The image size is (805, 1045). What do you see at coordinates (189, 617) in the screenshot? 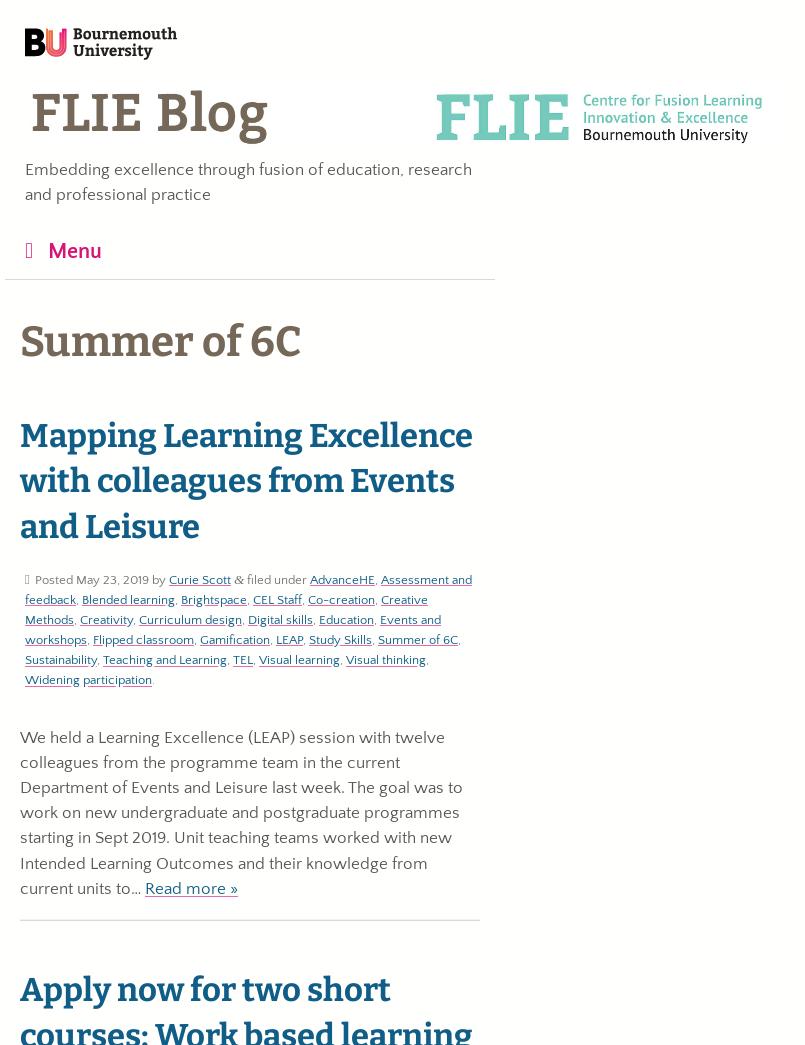
I see `'Curriculum design'` at bounding box center [189, 617].